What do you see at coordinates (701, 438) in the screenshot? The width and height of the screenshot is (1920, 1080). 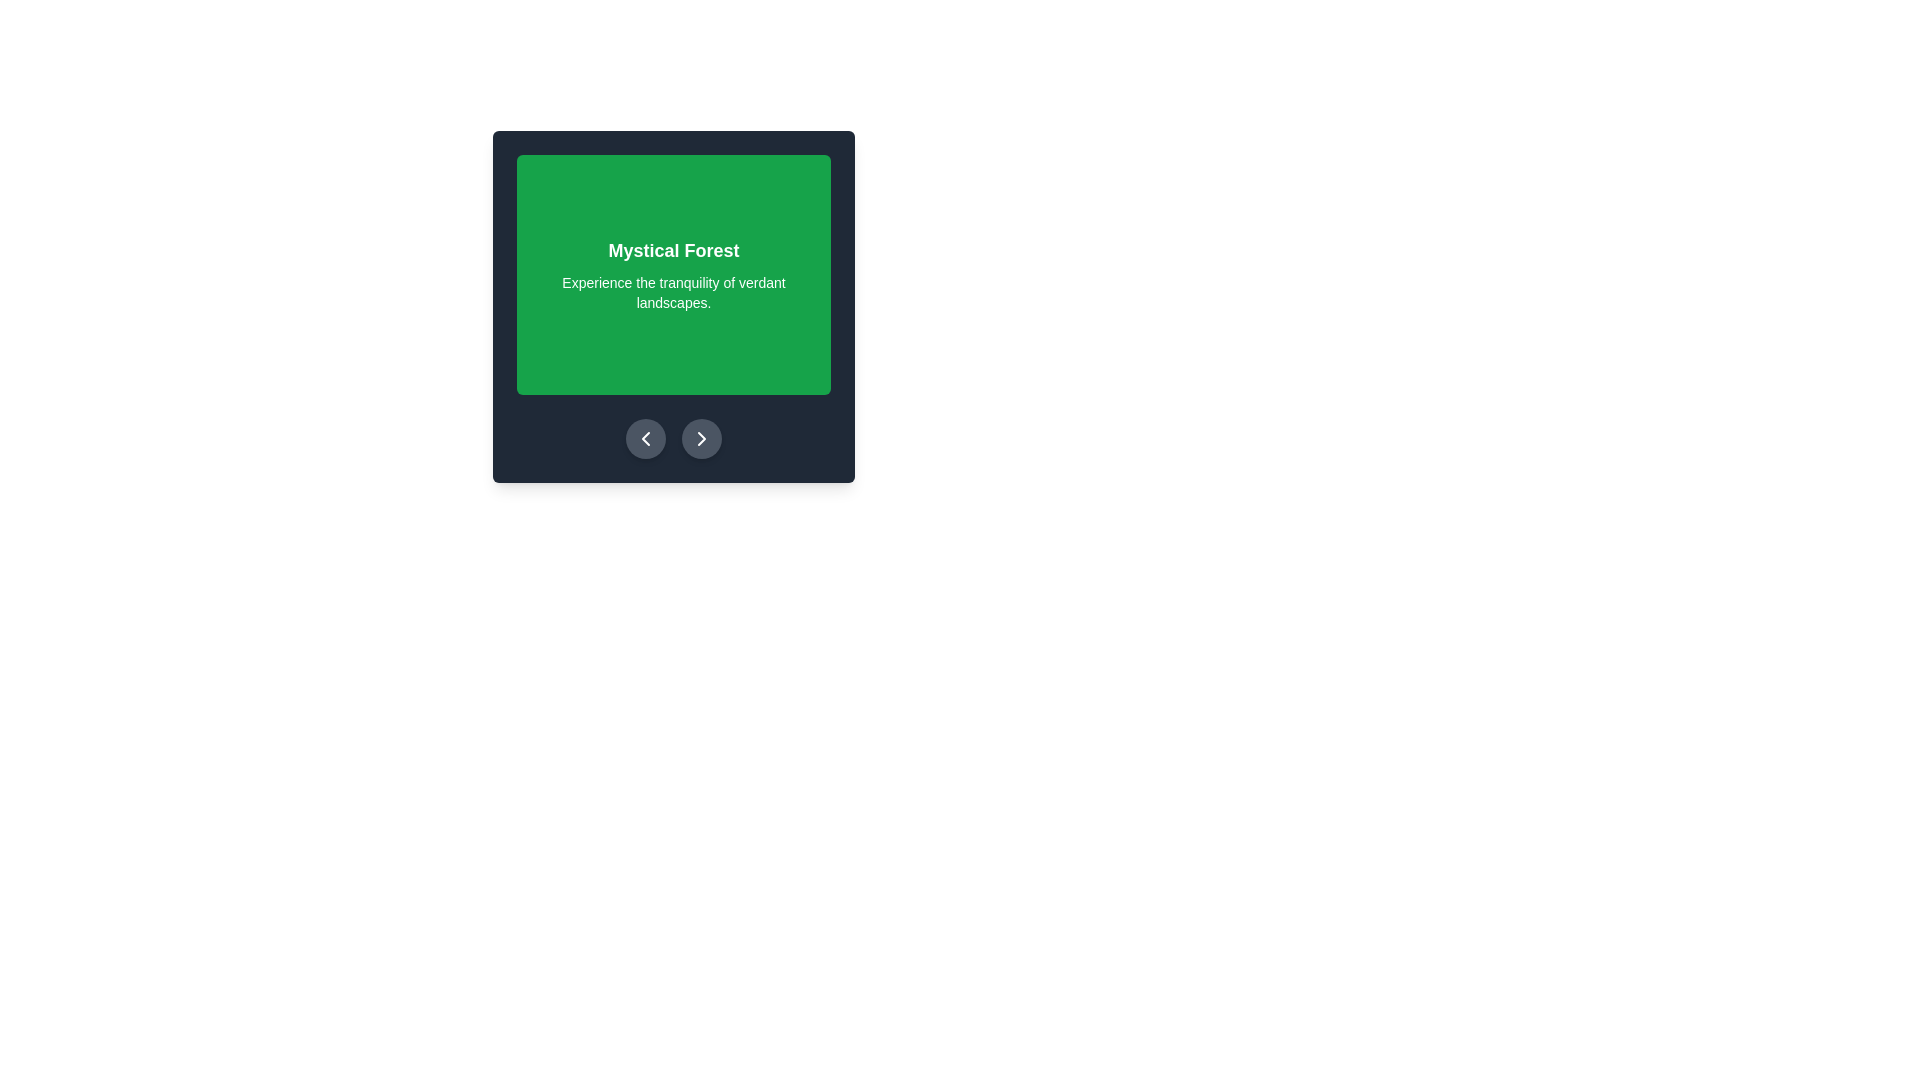 I see `the circular button with a dark gray background and a white right-pointing chevron icon, located to the right of a similar button` at bounding box center [701, 438].